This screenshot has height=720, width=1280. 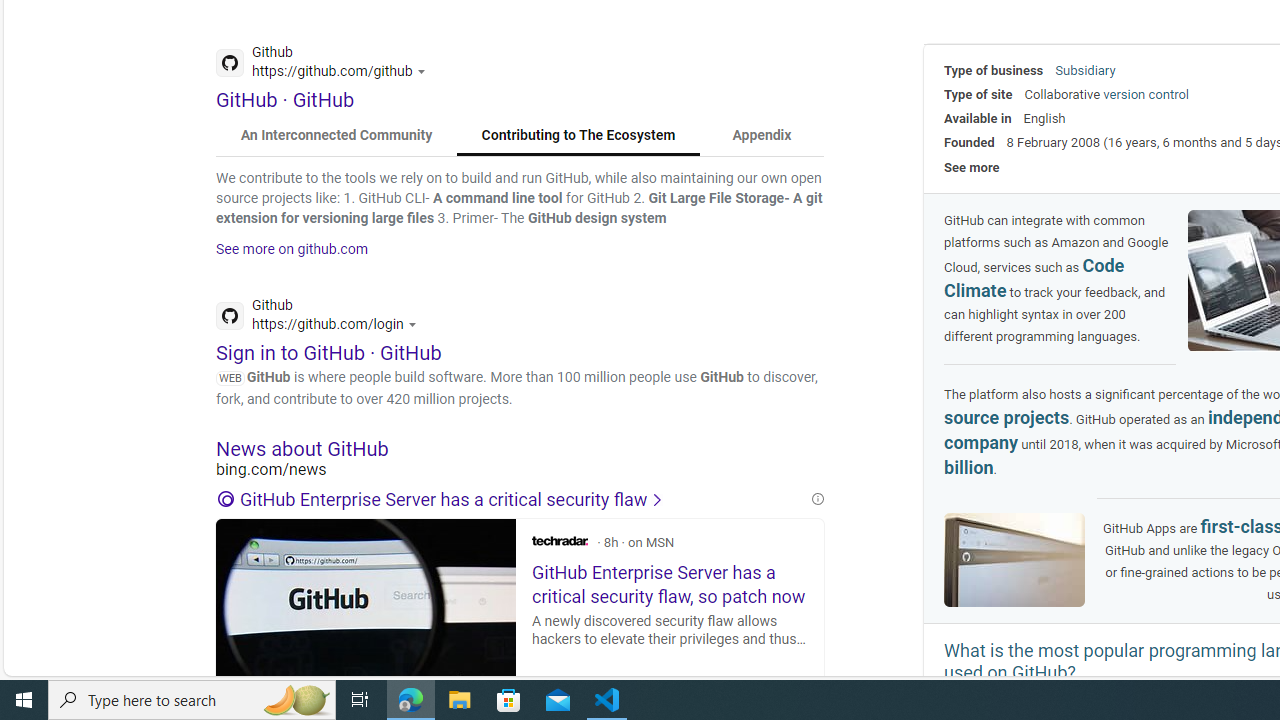 I want to click on 'Type of business', so click(x=994, y=69).